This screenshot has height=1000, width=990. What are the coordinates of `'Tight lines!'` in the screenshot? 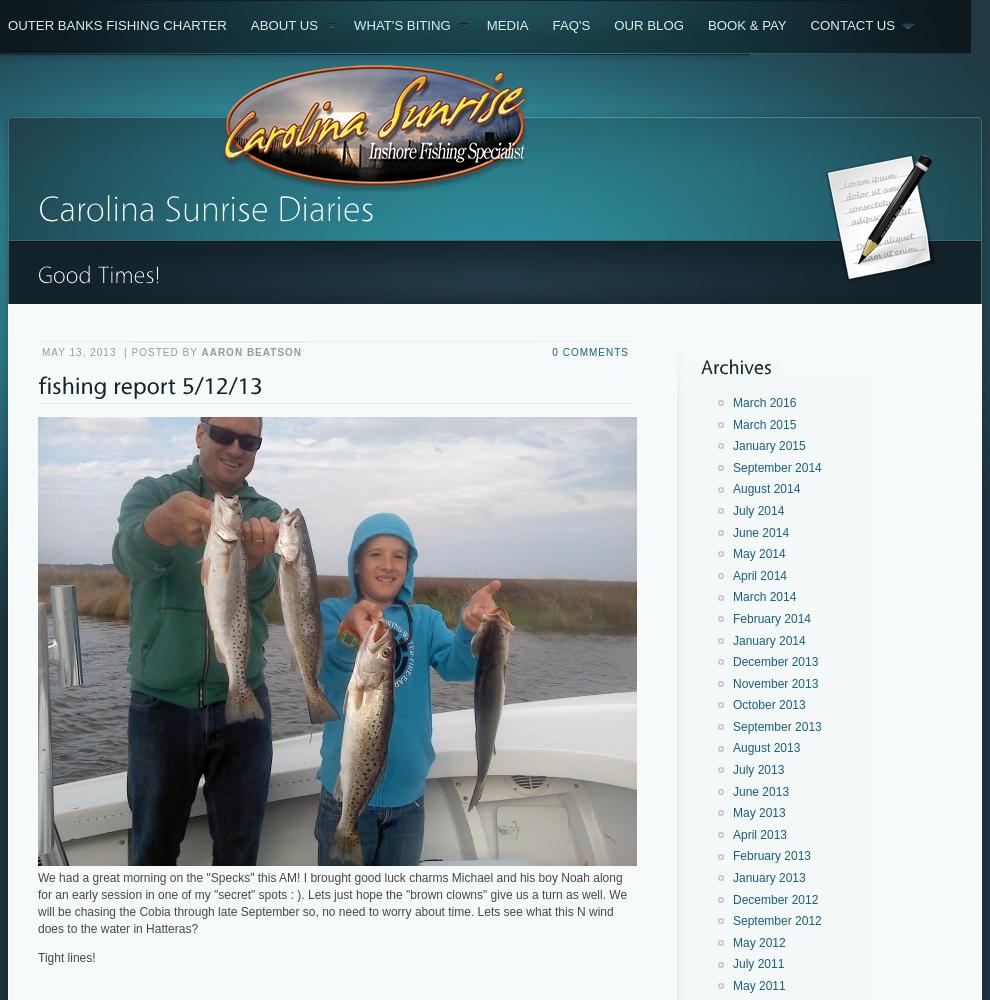 It's located at (66, 956).